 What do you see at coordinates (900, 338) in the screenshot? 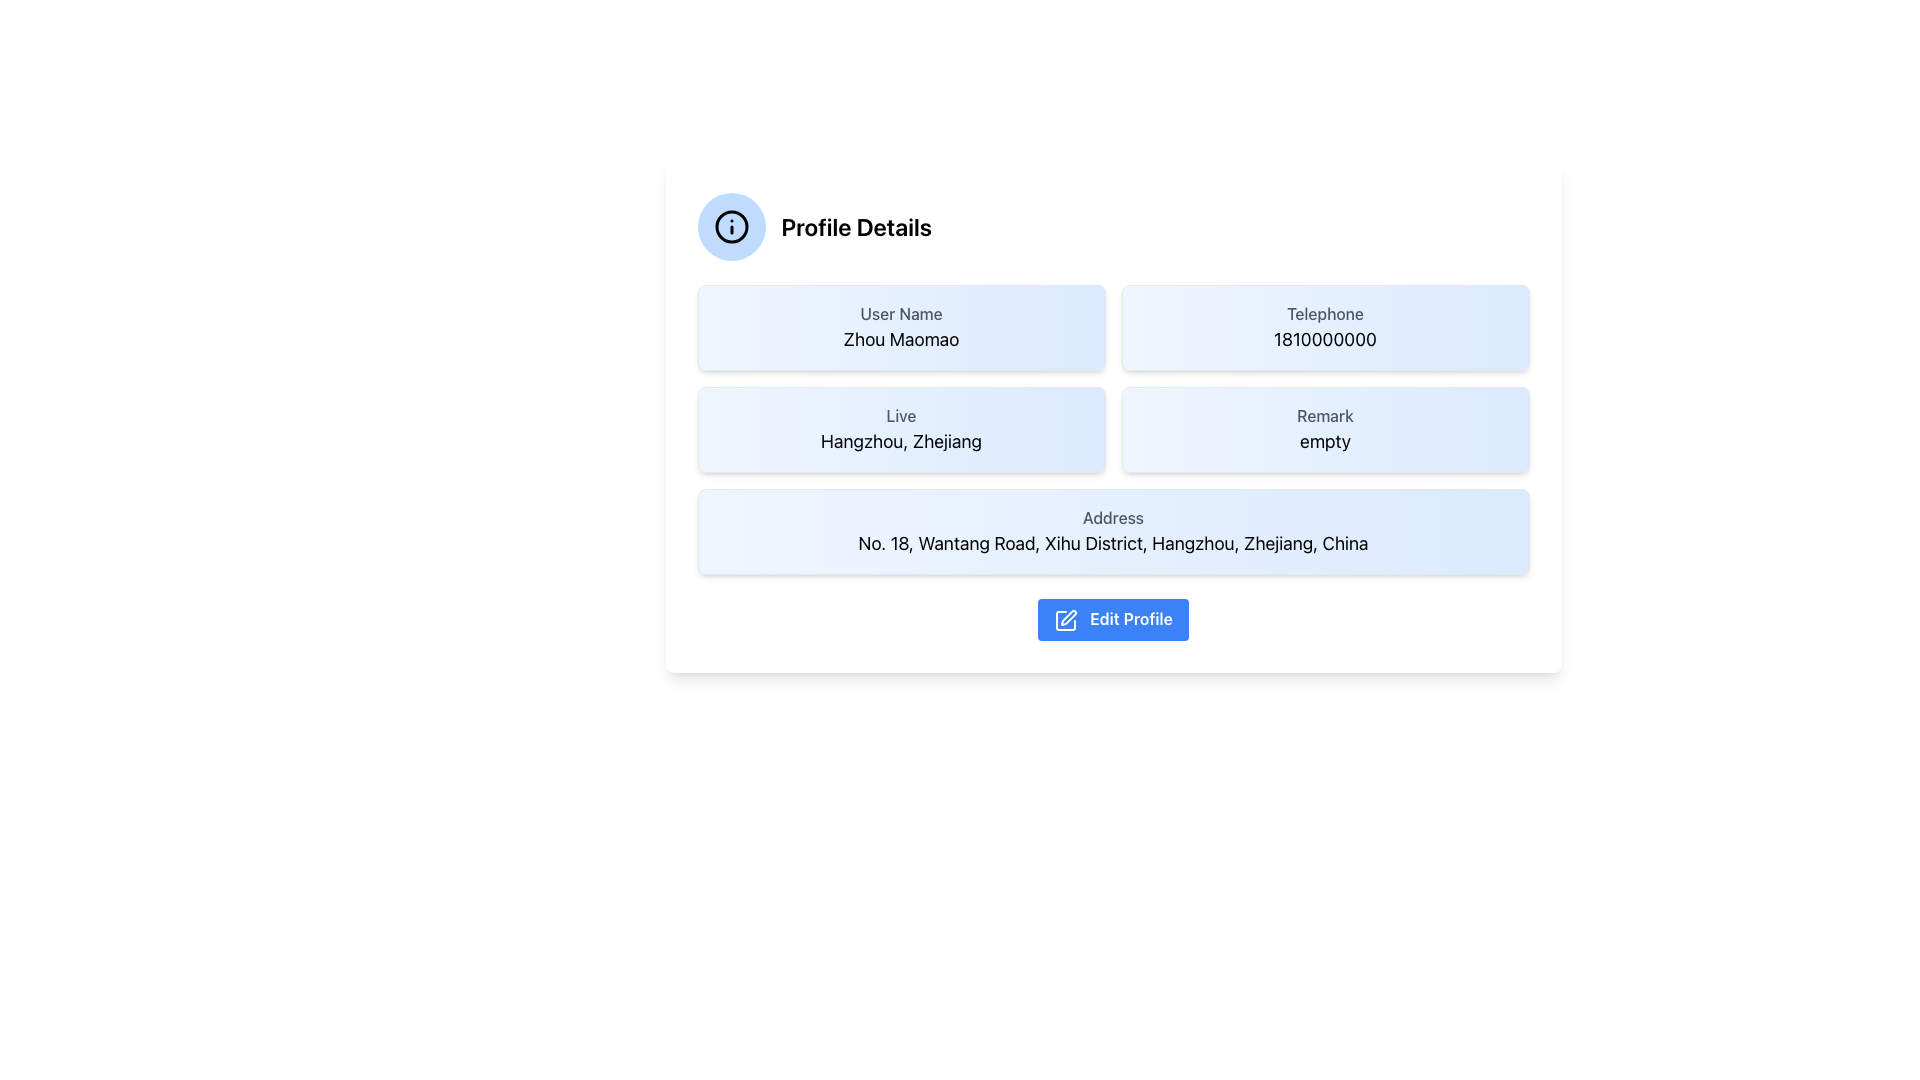
I see `text displayed in the large, bold, black font saying 'Zhou Maomao' within the light blue background section of the Text Display element` at bounding box center [900, 338].